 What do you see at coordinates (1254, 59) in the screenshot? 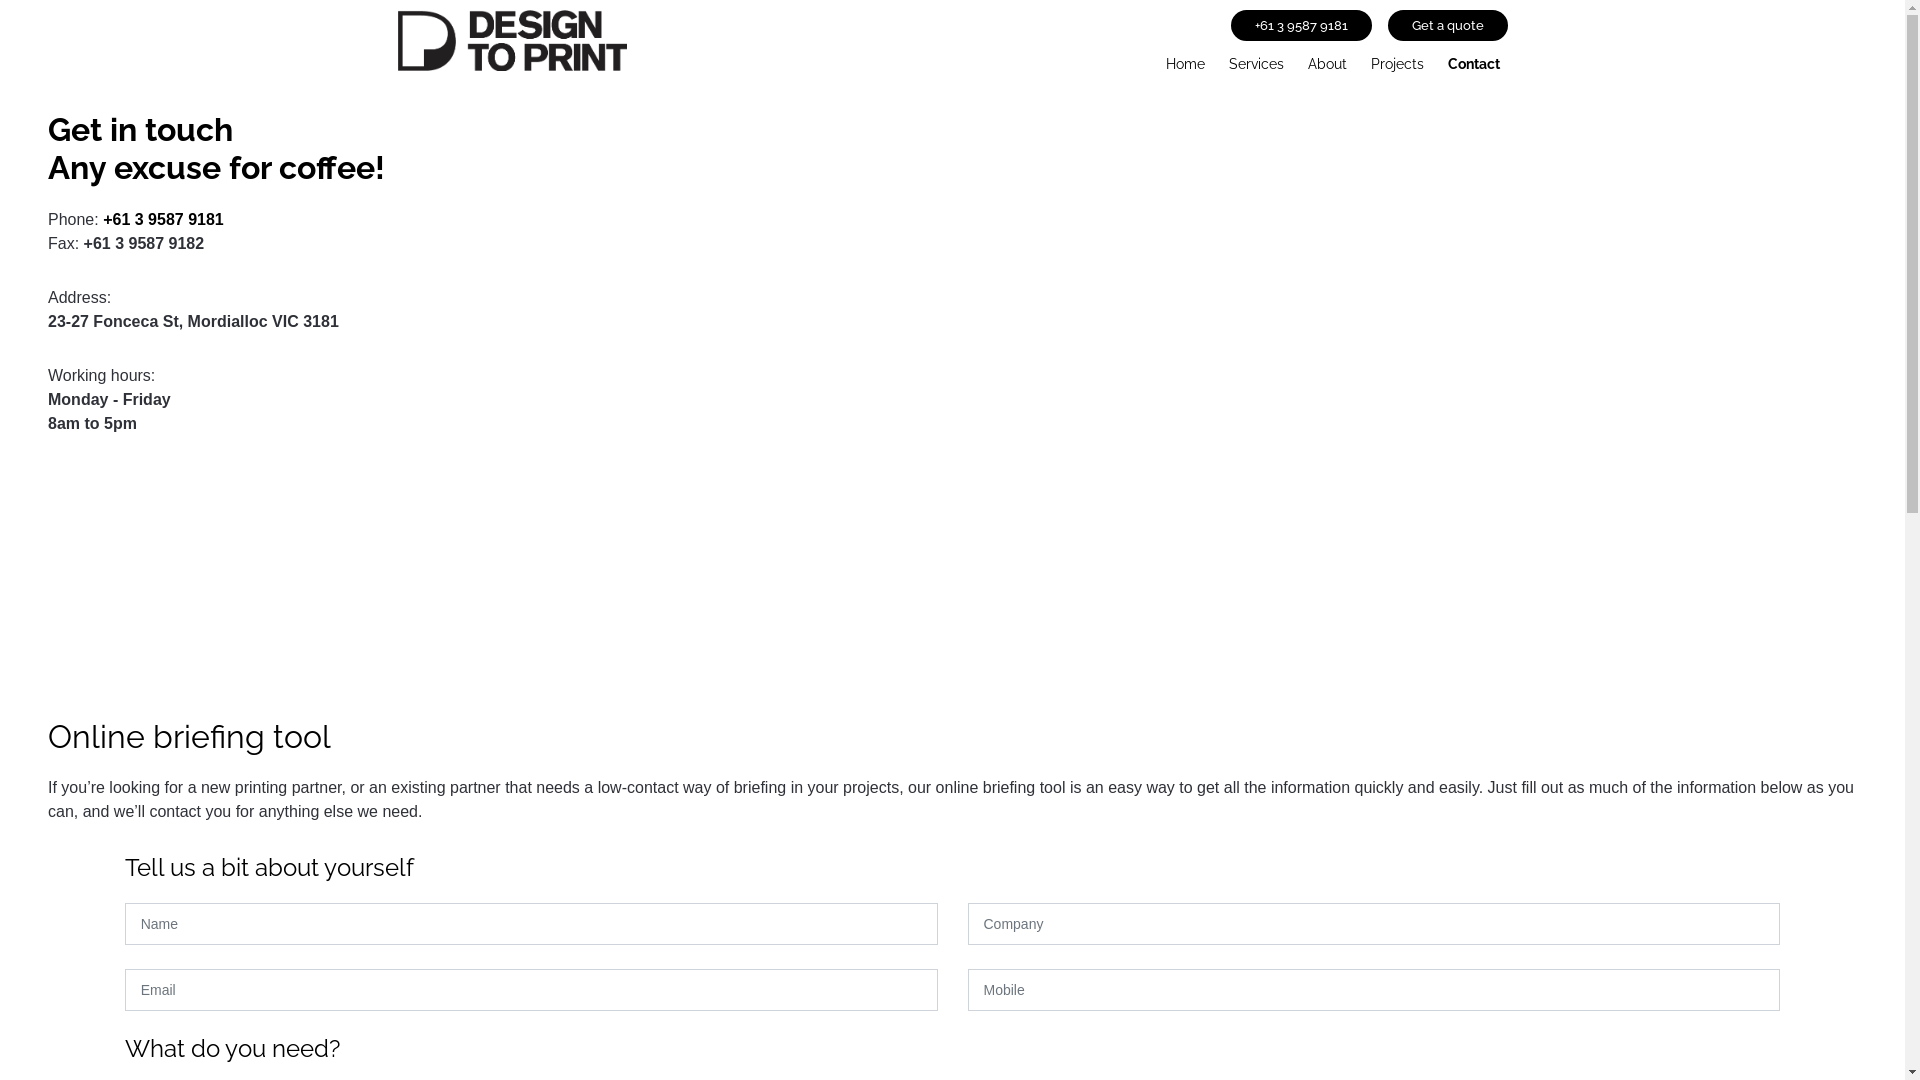
I see `'Services'` at bounding box center [1254, 59].